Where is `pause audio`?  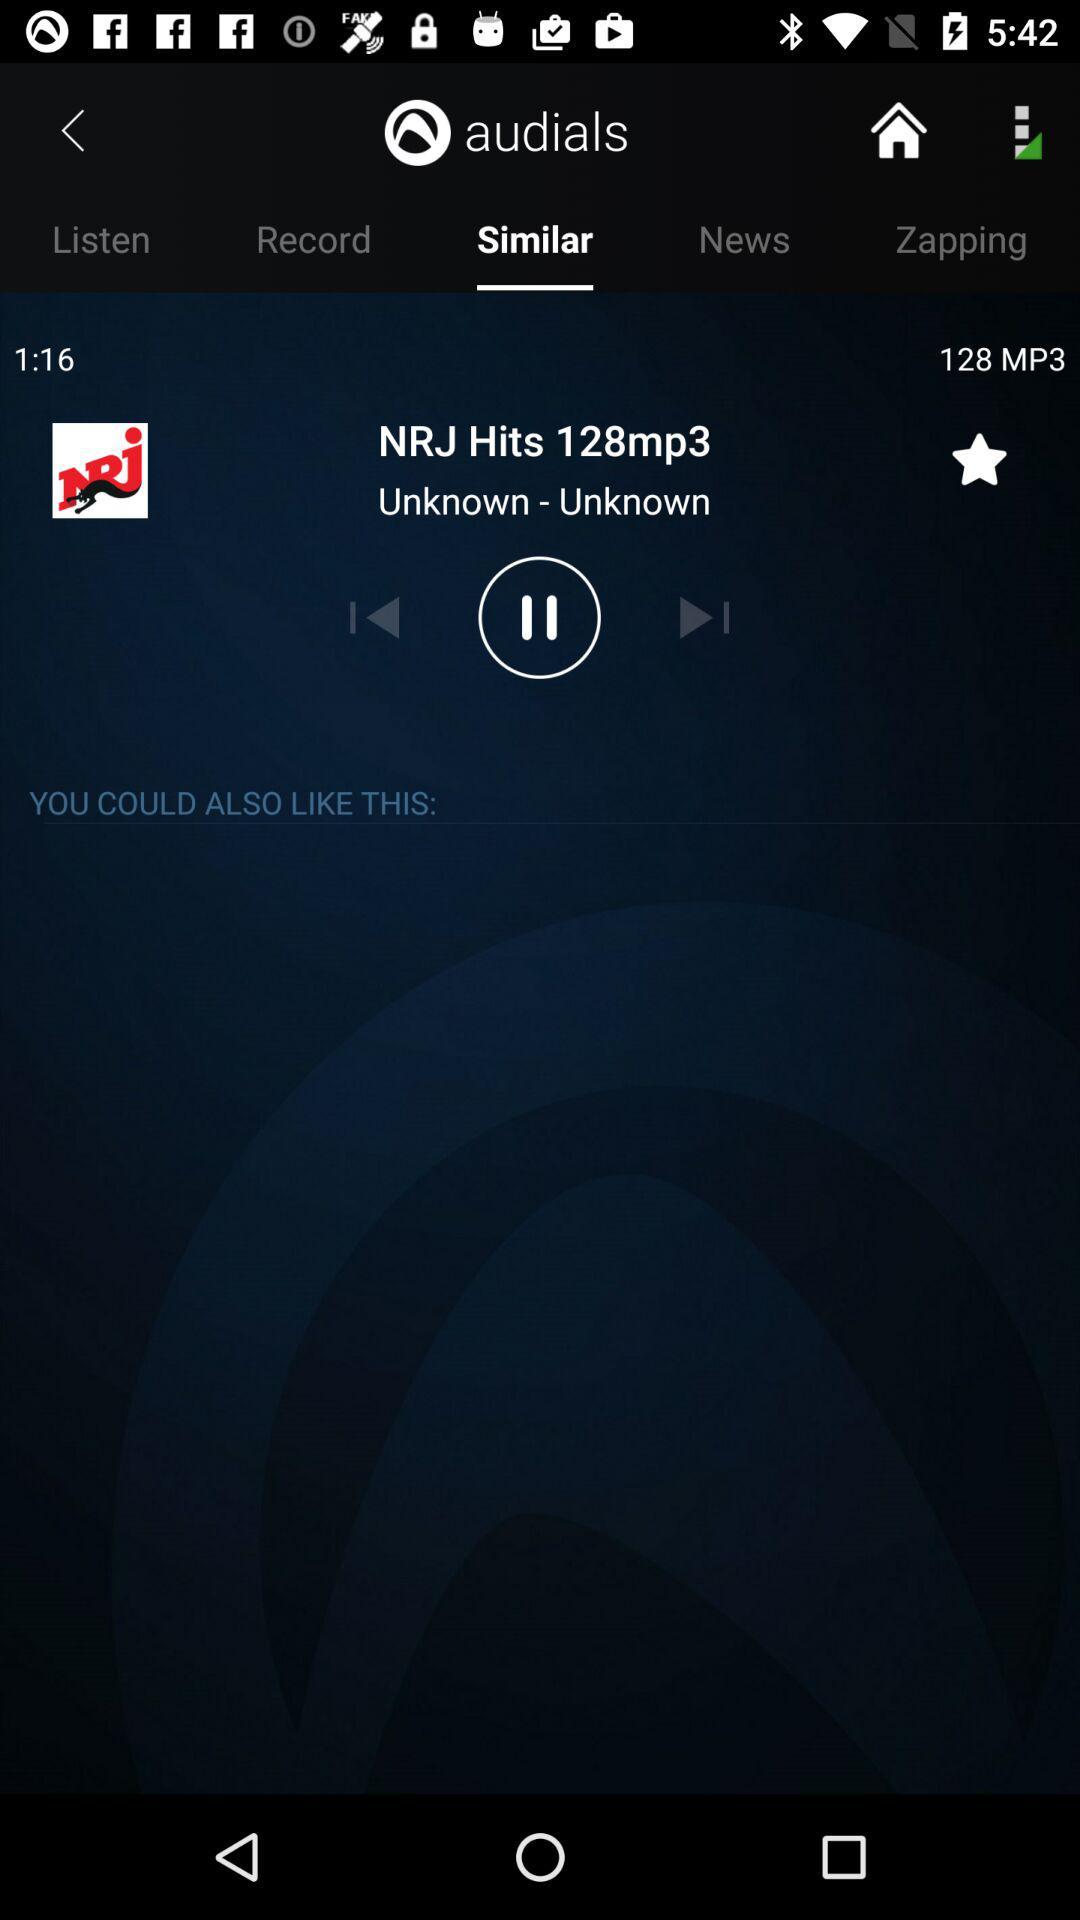 pause audio is located at coordinates (538, 616).